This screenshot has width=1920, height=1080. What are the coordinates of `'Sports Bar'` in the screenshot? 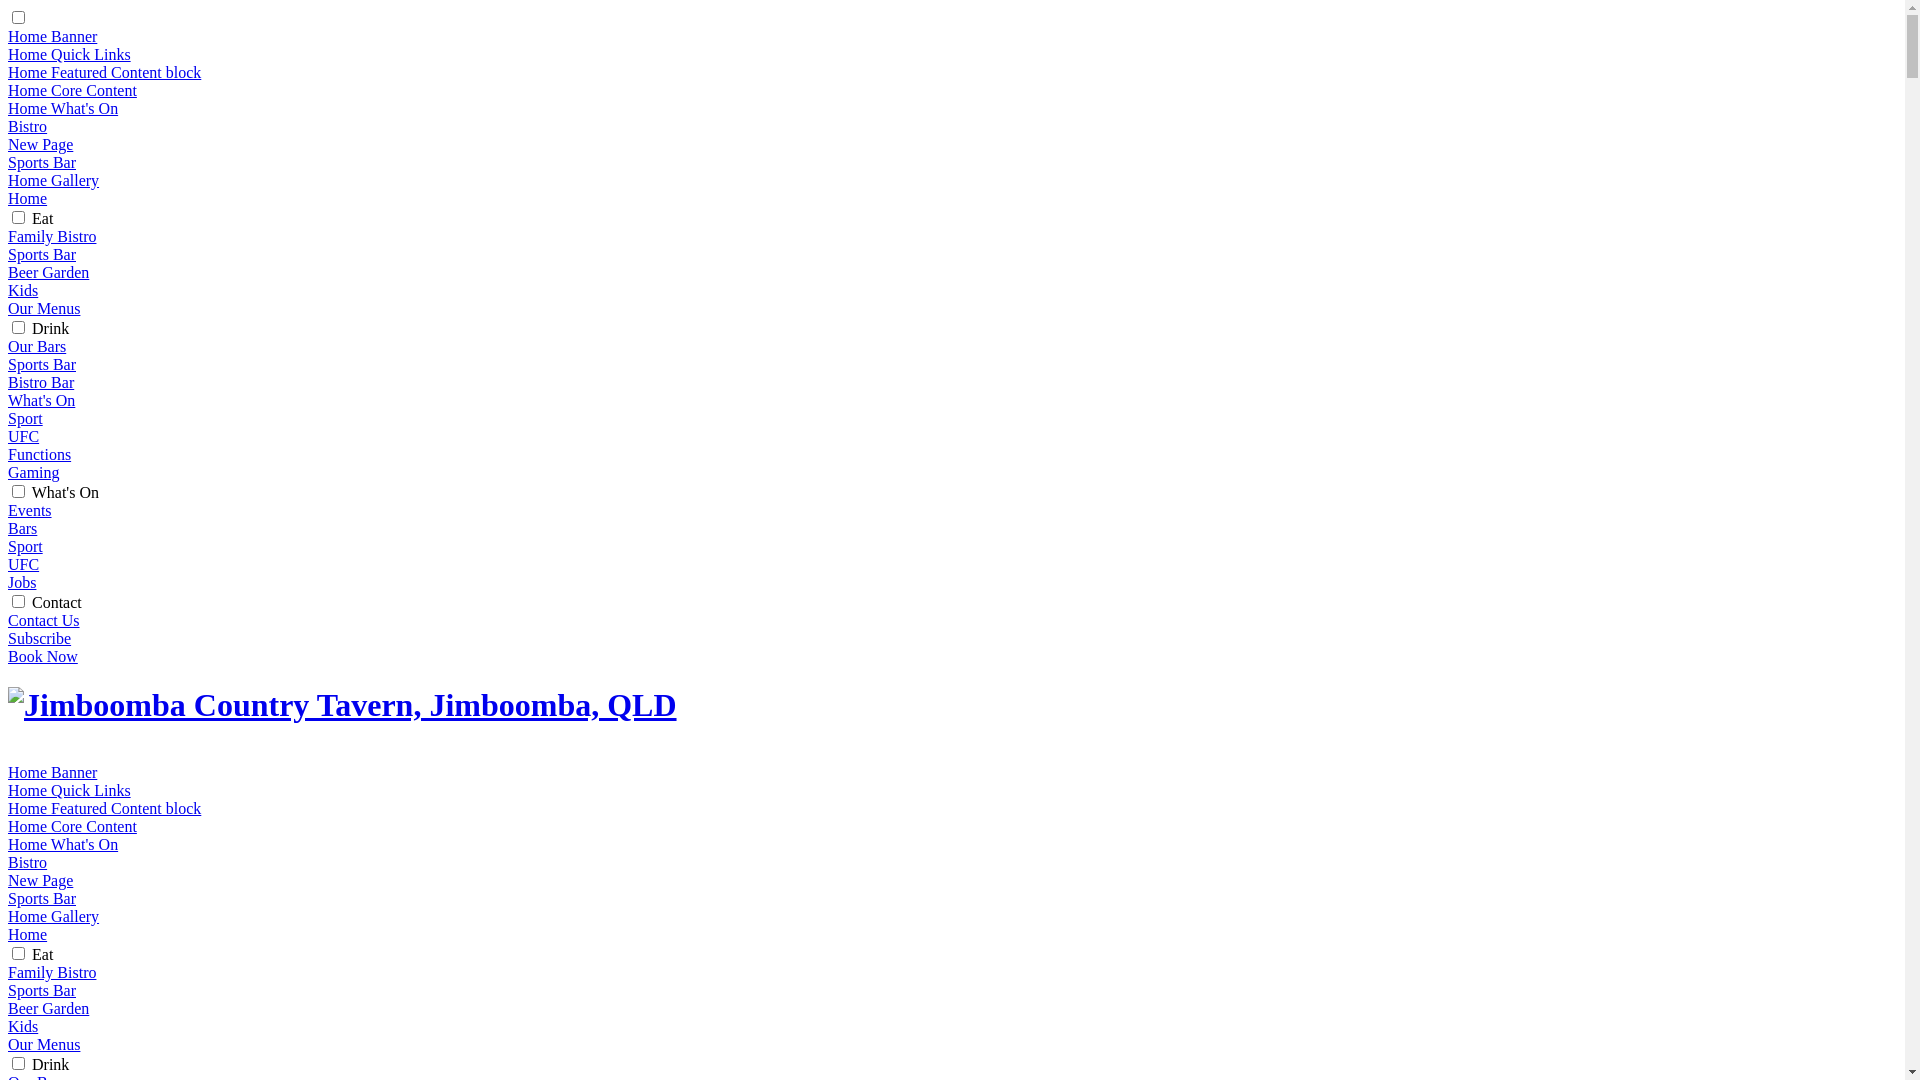 It's located at (8, 161).